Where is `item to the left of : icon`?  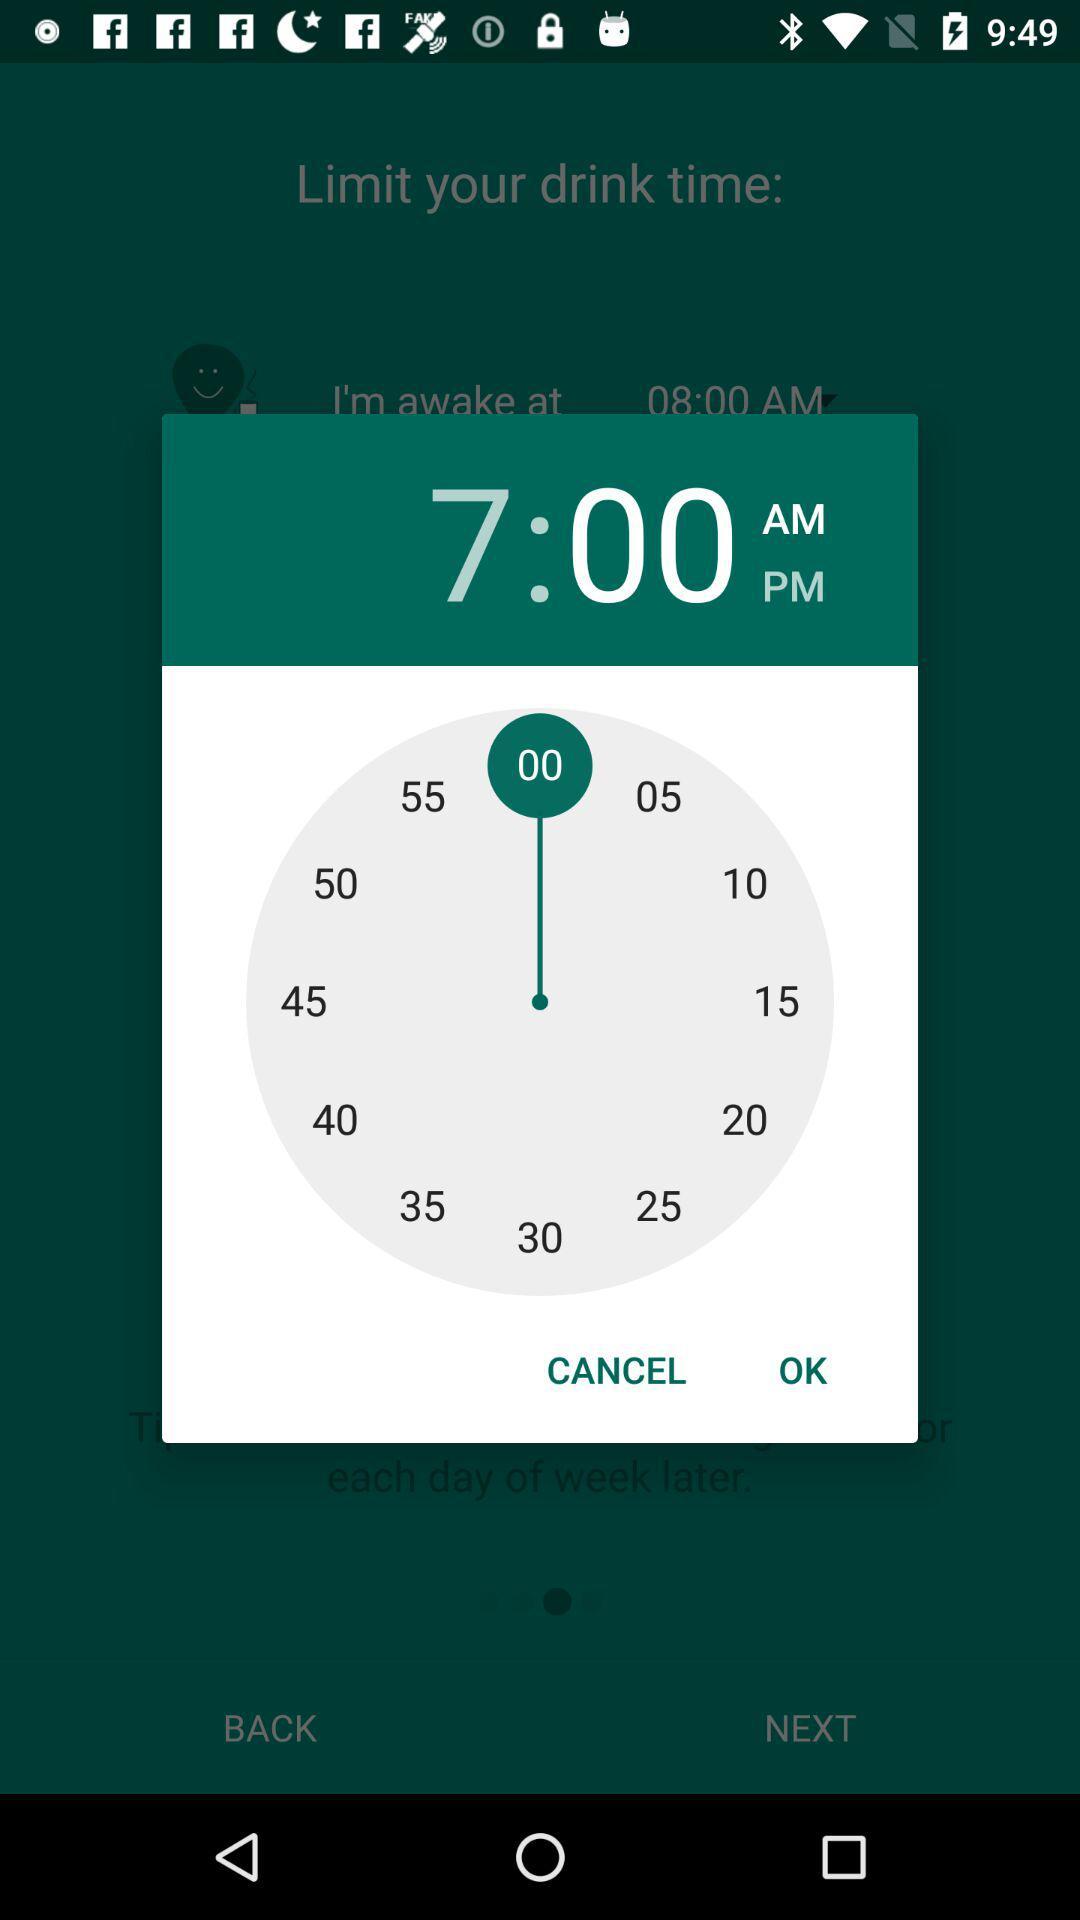 item to the left of : icon is located at coordinates (425, 539).